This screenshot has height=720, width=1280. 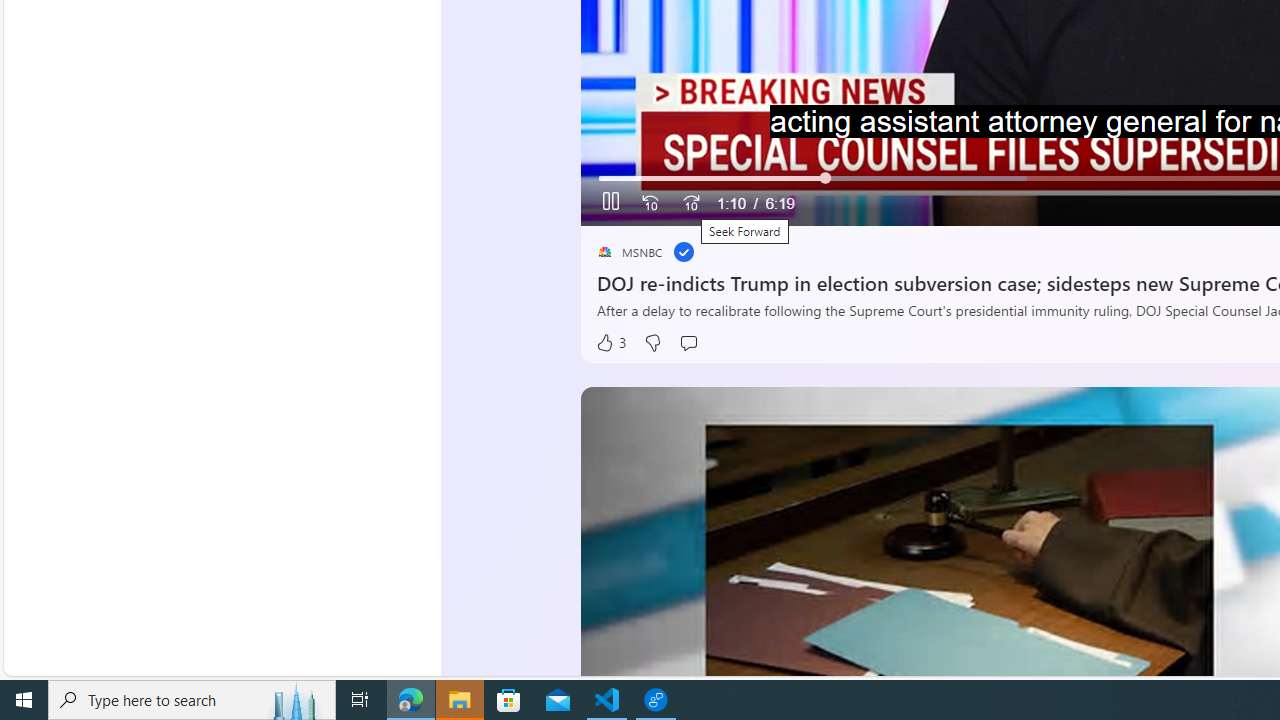 I want to click on 'Pause', so click(x=610, y=203).